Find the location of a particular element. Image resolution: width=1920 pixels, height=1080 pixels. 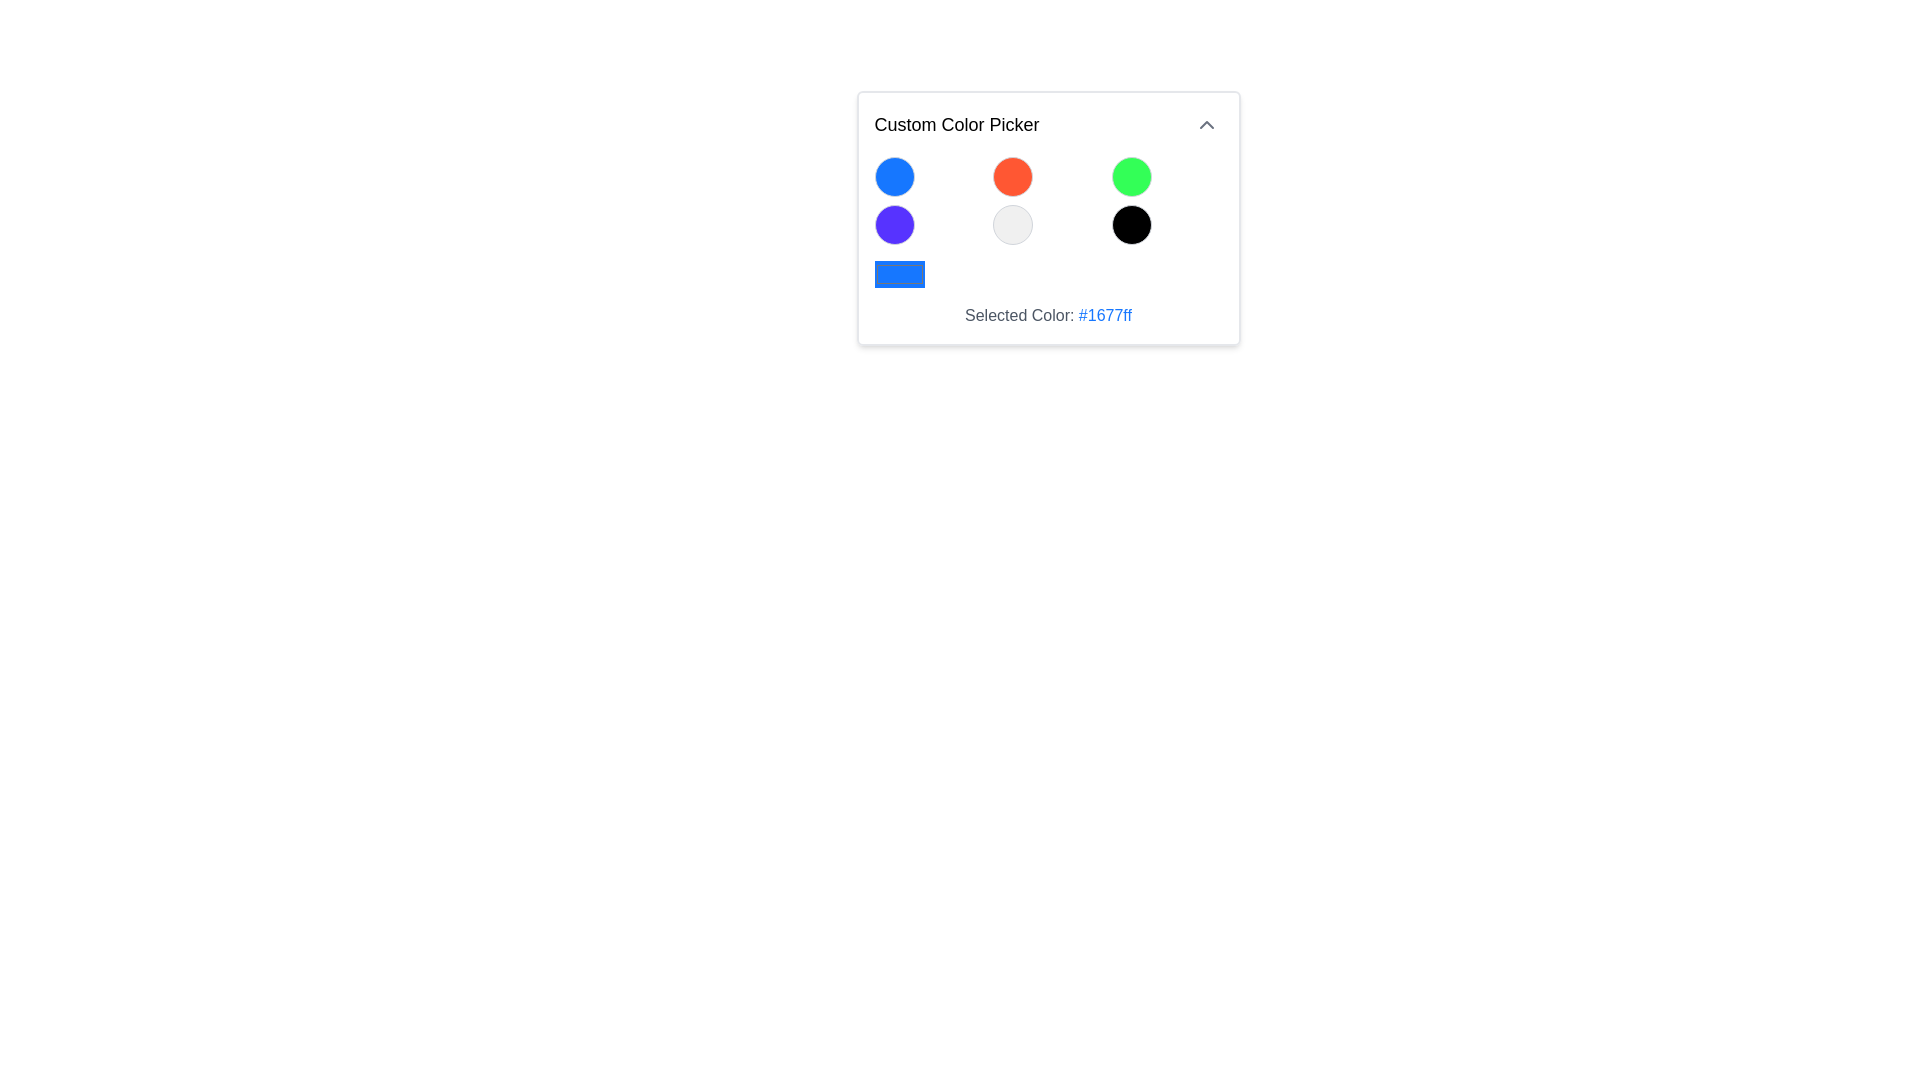

text content displayed in the Text Display element located at the bottom of the color selection area is located at coordinates (1047, 315).